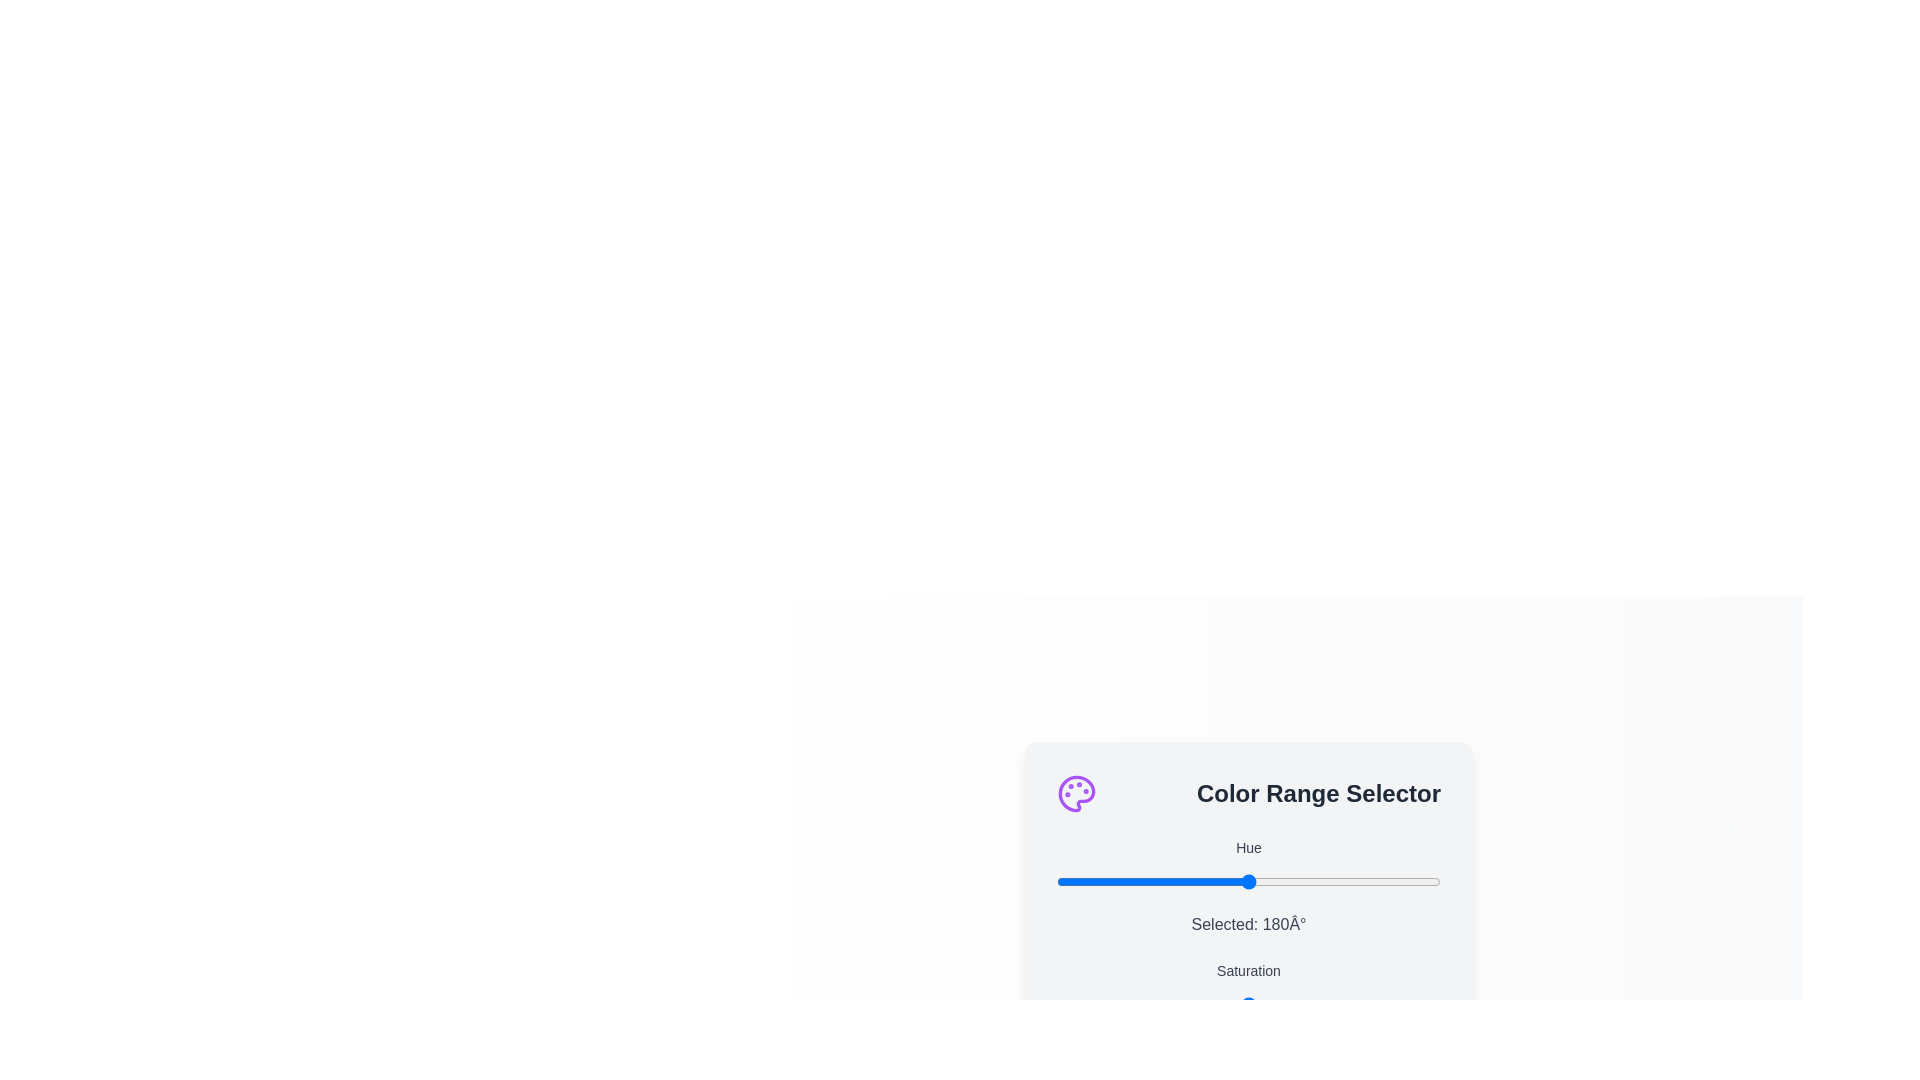 Image resolution: width=1920 pixels, height=1080 pixels. What do you see at coordinates (1103, 880) in the screenshot?
I see `the hue value on the slider` at bounding box center [1103, 880].